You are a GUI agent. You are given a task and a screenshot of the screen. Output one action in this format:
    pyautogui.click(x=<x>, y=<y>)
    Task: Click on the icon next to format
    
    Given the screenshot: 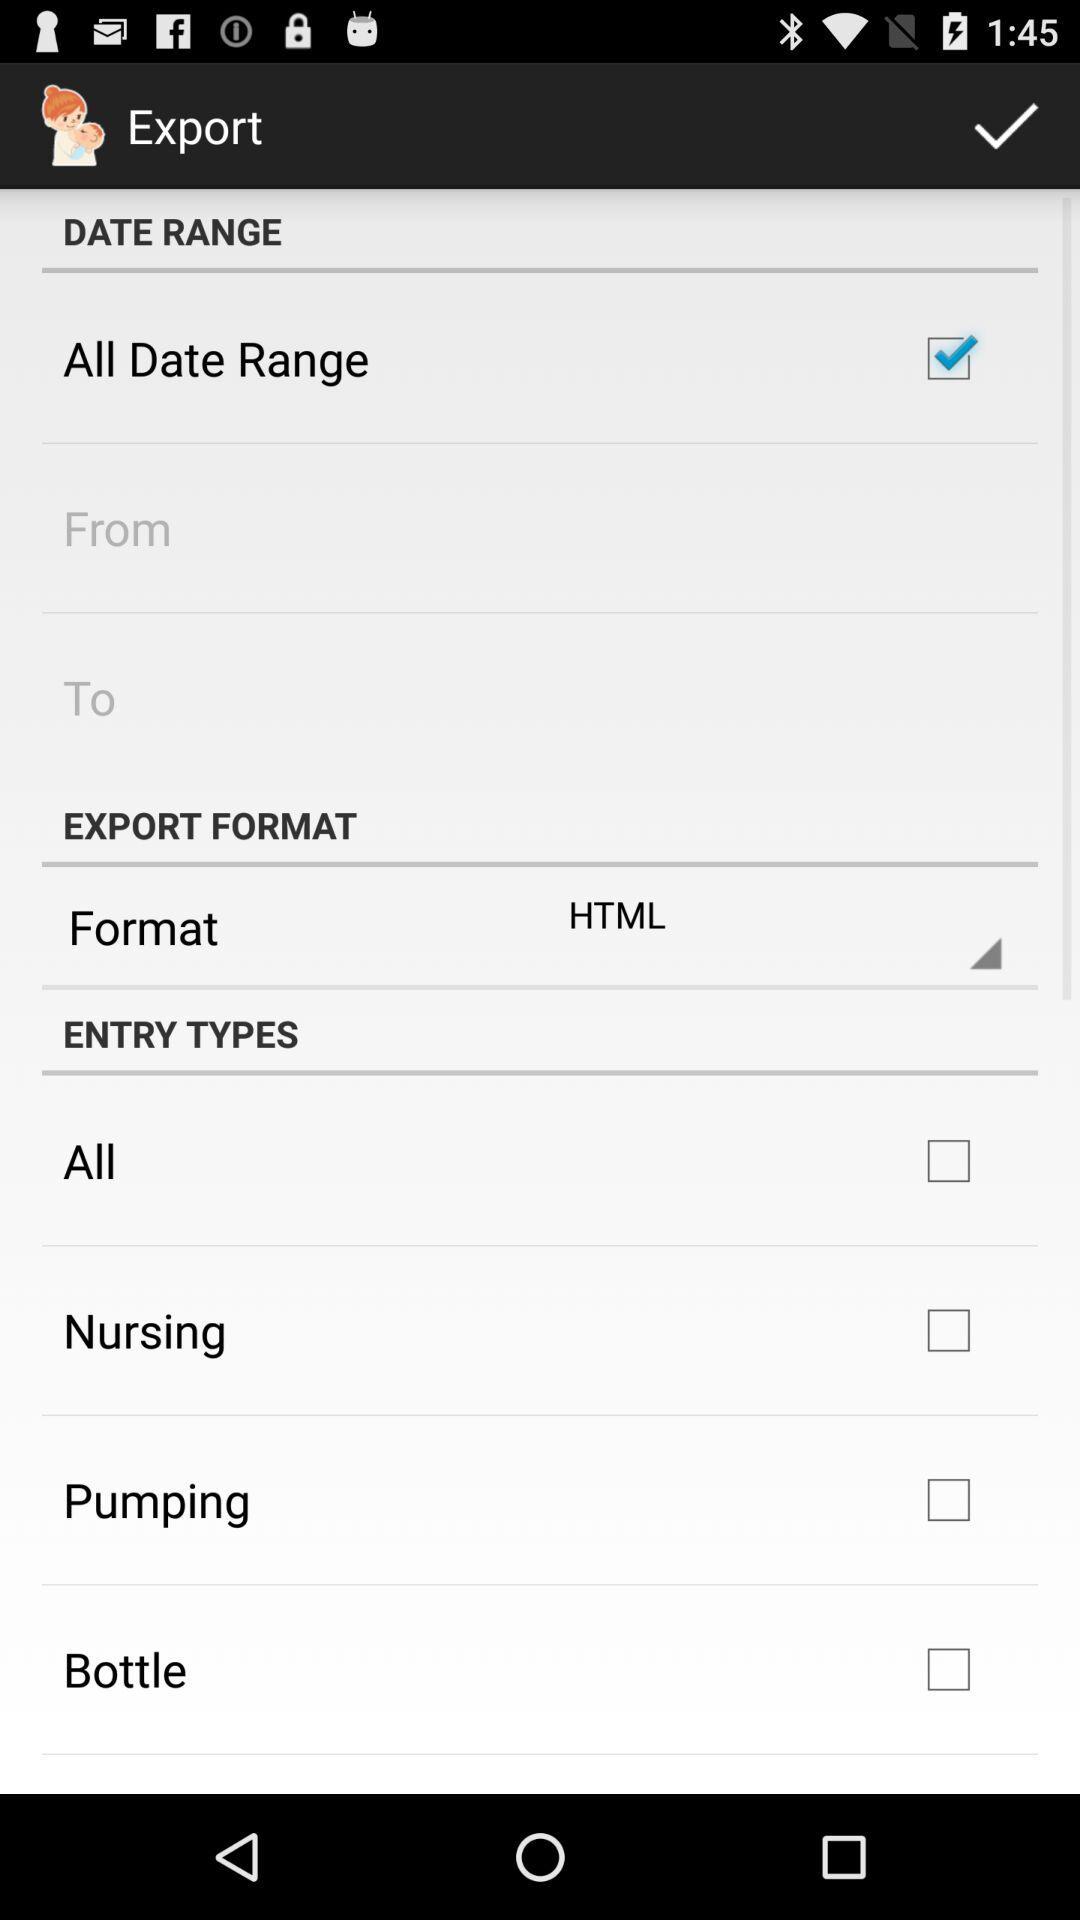 What is the action you would take?
    pyautogui.click(x=768, y=925)
    